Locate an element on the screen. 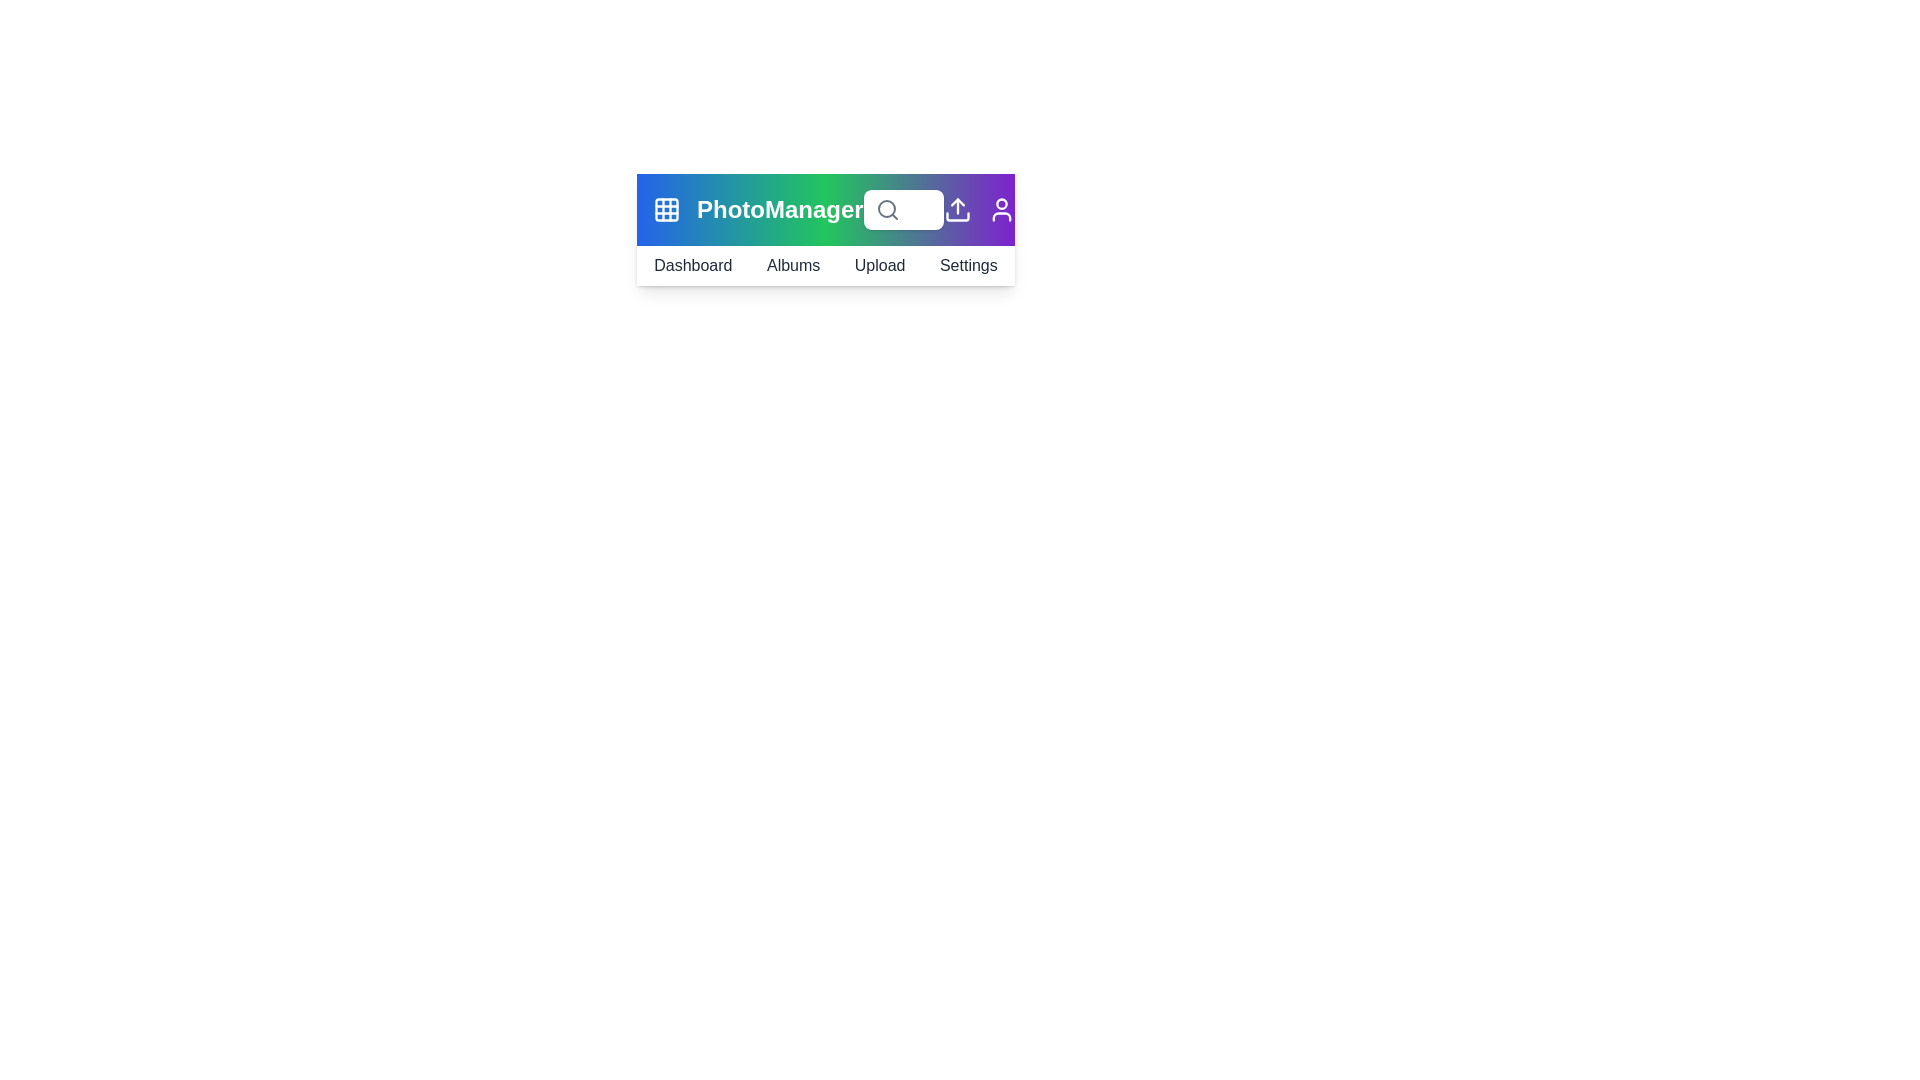 The height and width of the screenshot is (1080, 1920). the search bar and type the query 'example query' is located at coordinates (902, 209).